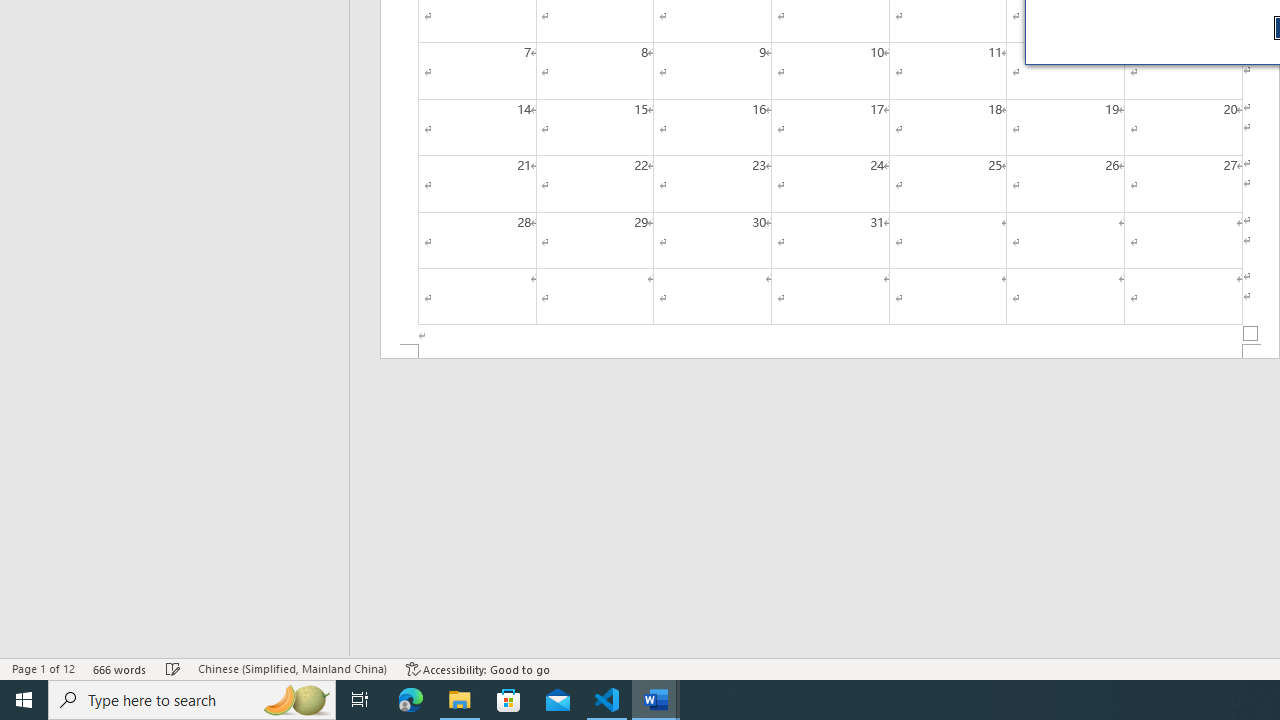 The width and height of the screenshot is (1280, 720). I want to click on 'Visual Studio Code - 1 running window', so click(606, 698).